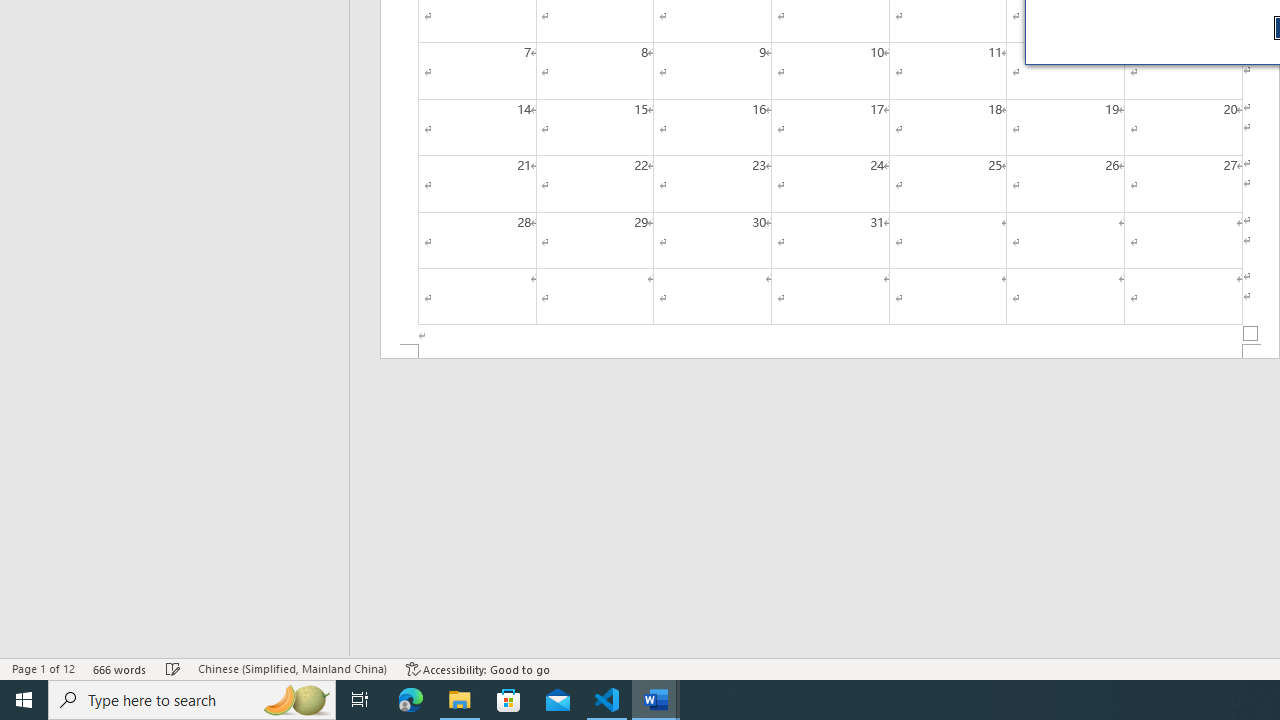 The width and height of the screenshot is (1280, 720). I want to click on 'Visual Studio Code - 1 running window', so click(606, 698).